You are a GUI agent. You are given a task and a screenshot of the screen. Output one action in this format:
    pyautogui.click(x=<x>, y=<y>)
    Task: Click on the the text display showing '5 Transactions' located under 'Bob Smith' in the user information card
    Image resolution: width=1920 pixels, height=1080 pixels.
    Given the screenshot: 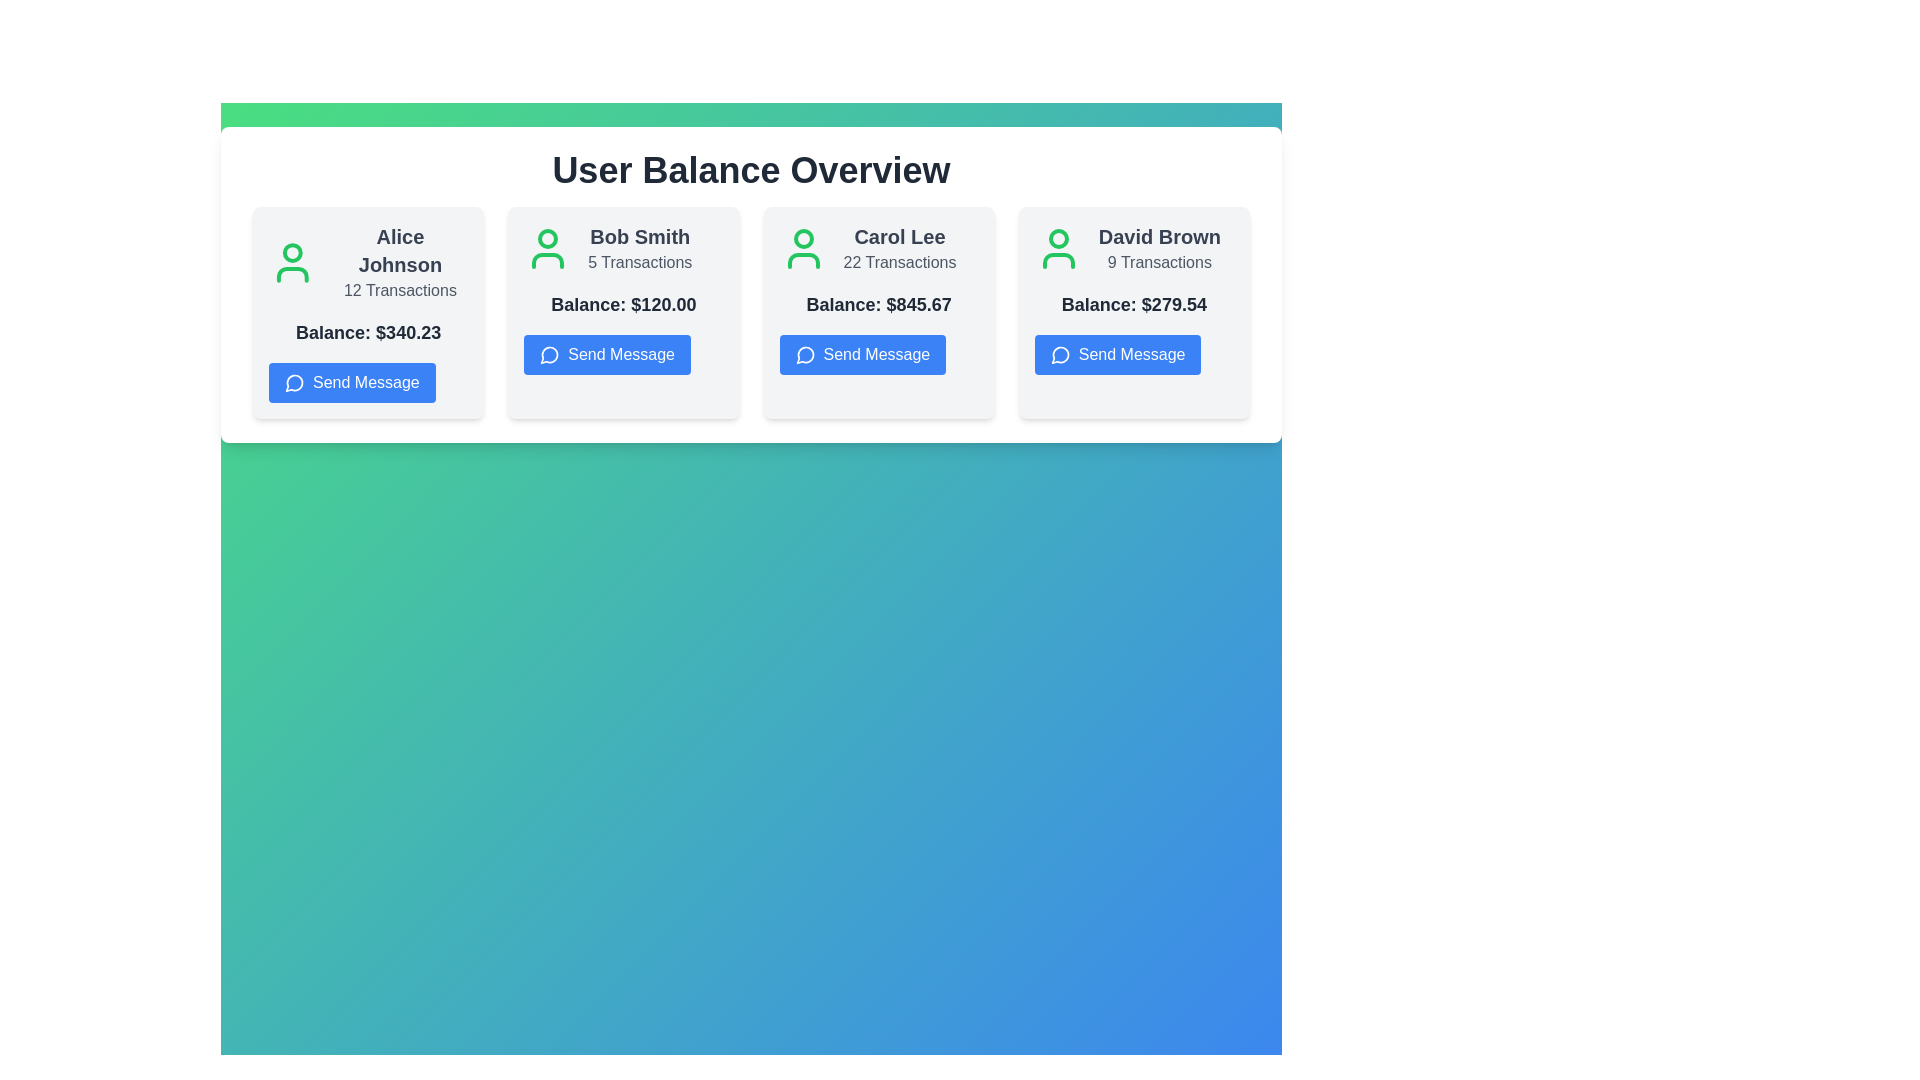 What is the action you would take?
    pyautogui.click(x=640, y=261)
    